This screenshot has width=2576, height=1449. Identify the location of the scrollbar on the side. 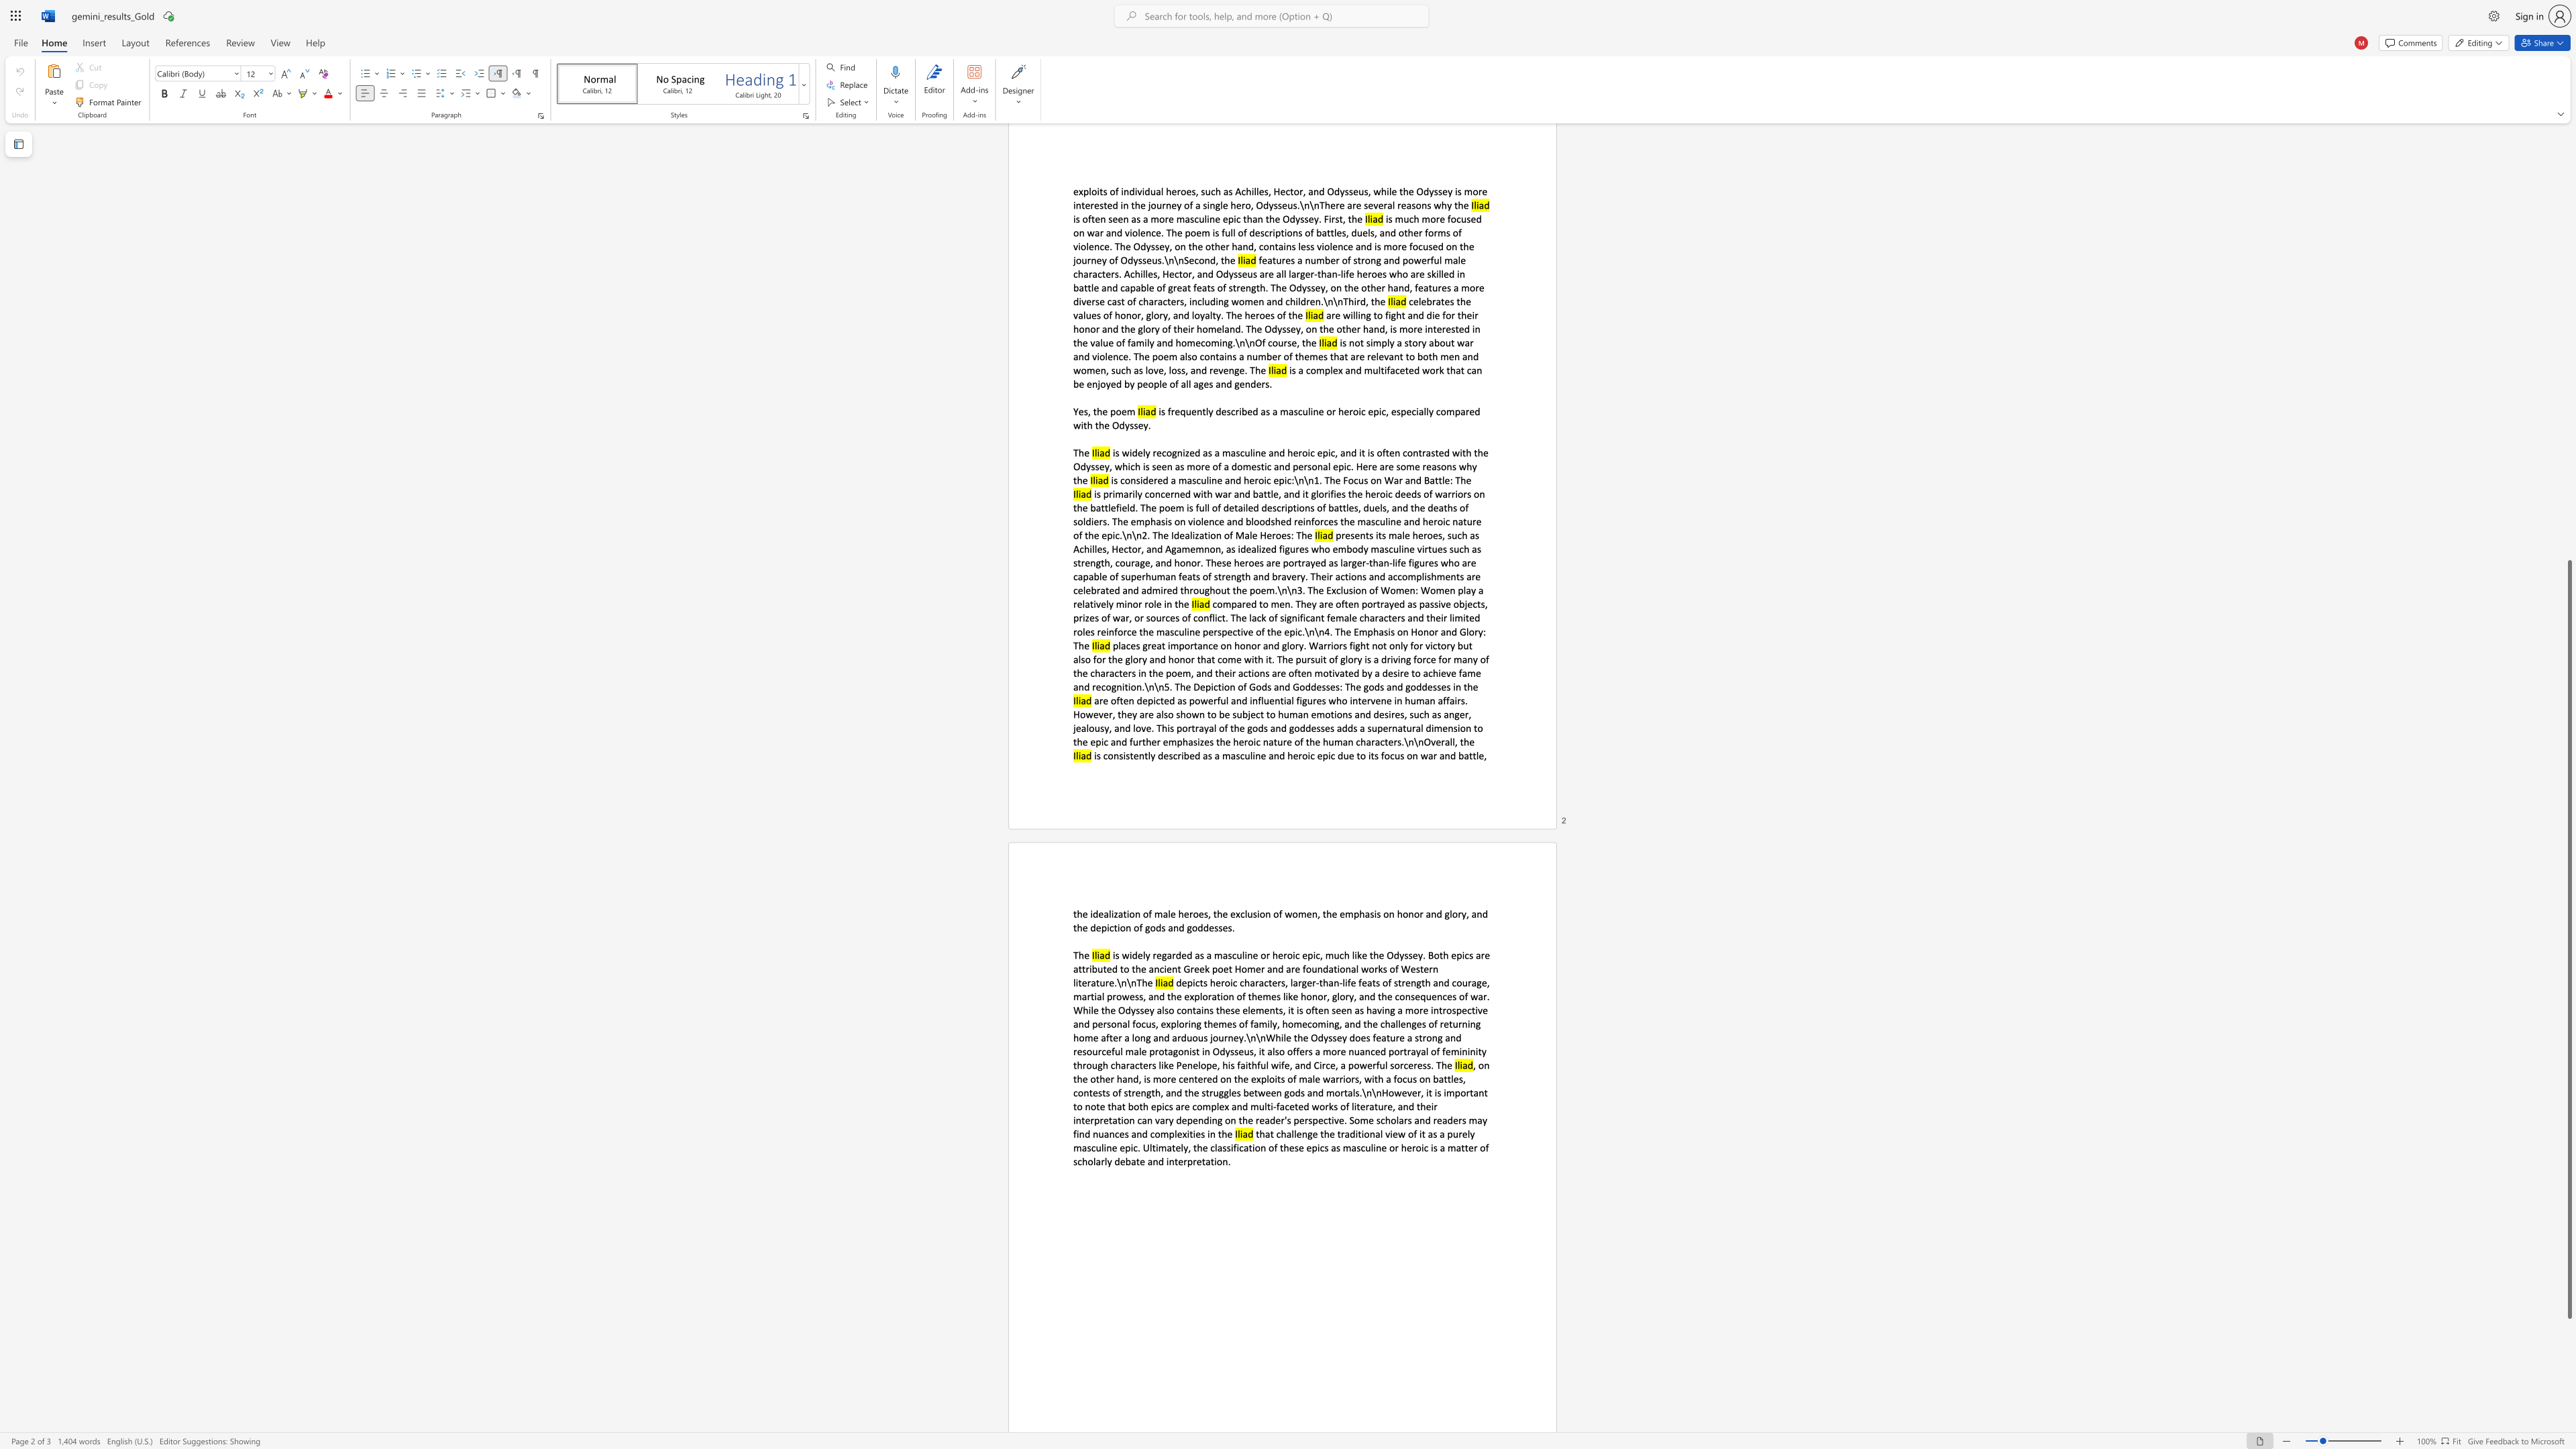
(2568, 443).